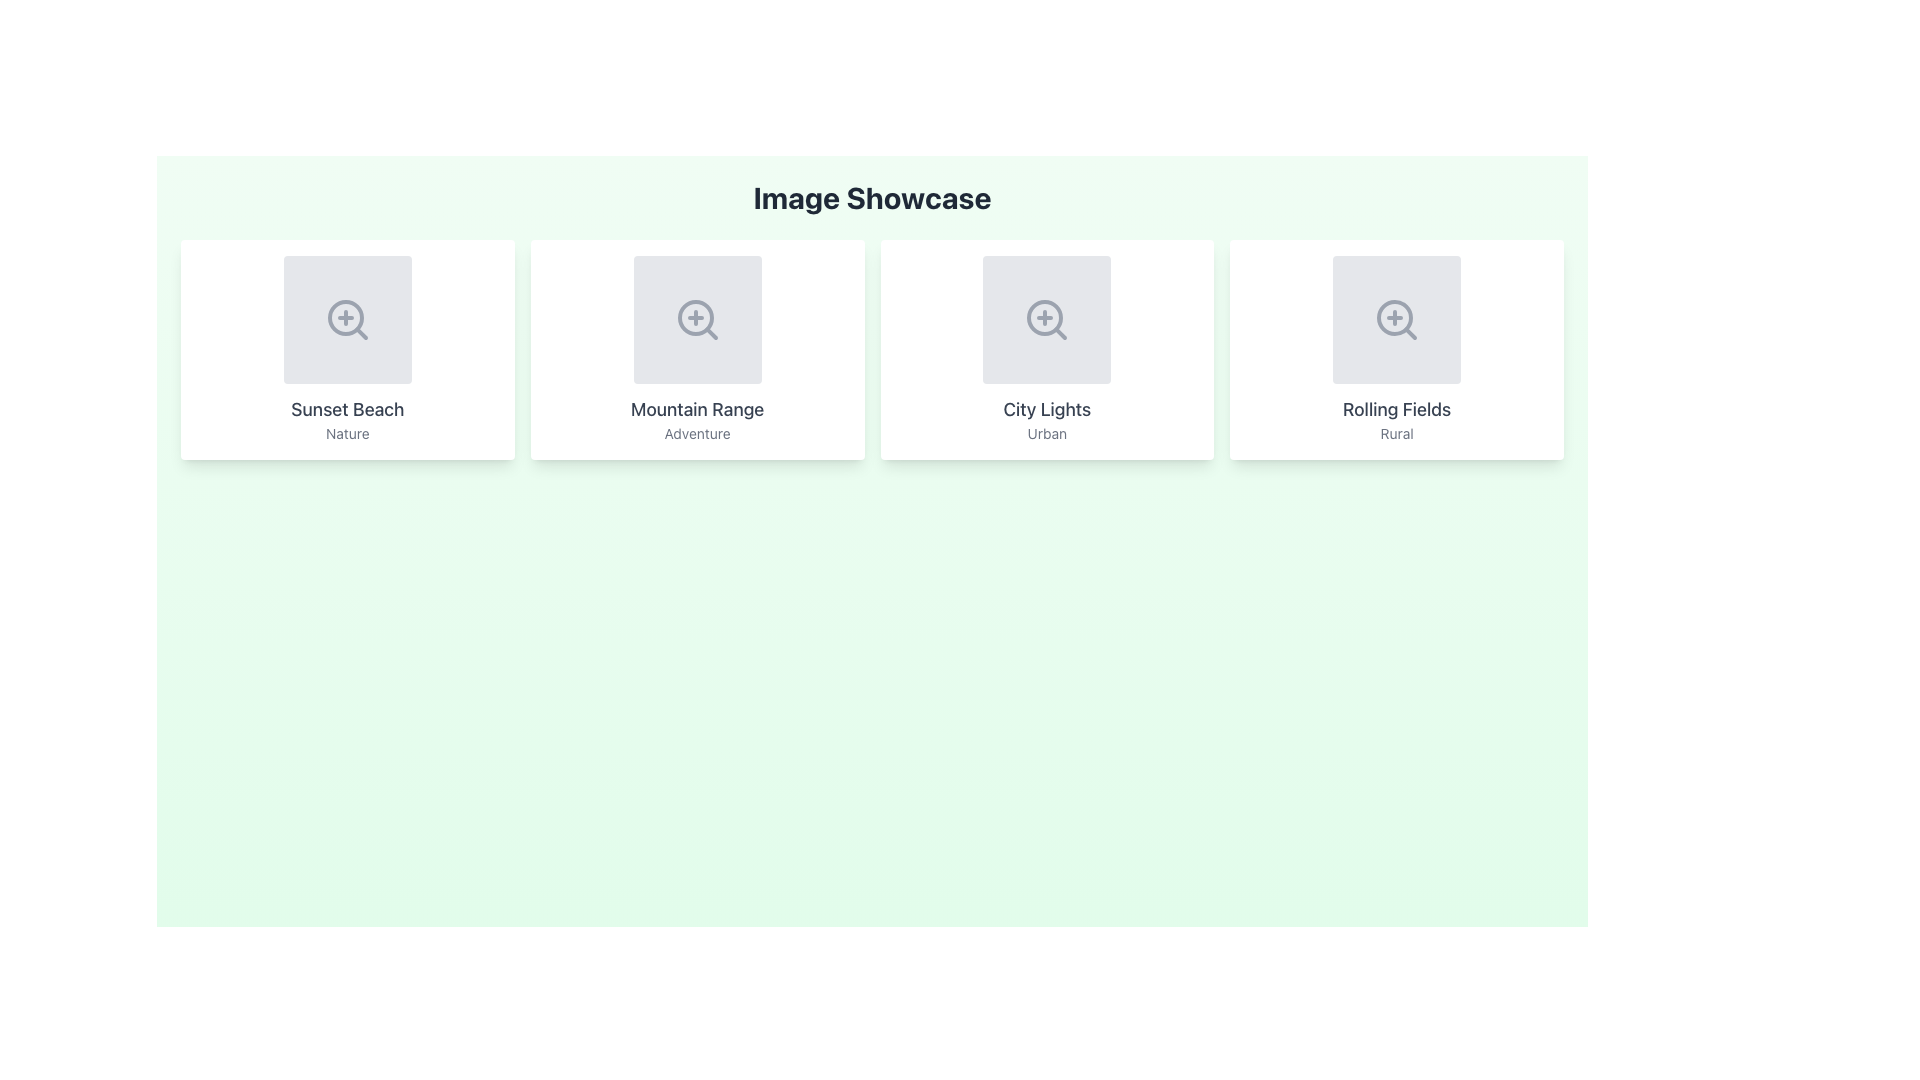 This screenshot has height=1080, width=1920. Describe the element at coordinates (347, 349) in the screenshot. I see `the first card in the image showcase gallery that previews or links to content related to 'Sunset Beach' and 'Nature'` at that location.